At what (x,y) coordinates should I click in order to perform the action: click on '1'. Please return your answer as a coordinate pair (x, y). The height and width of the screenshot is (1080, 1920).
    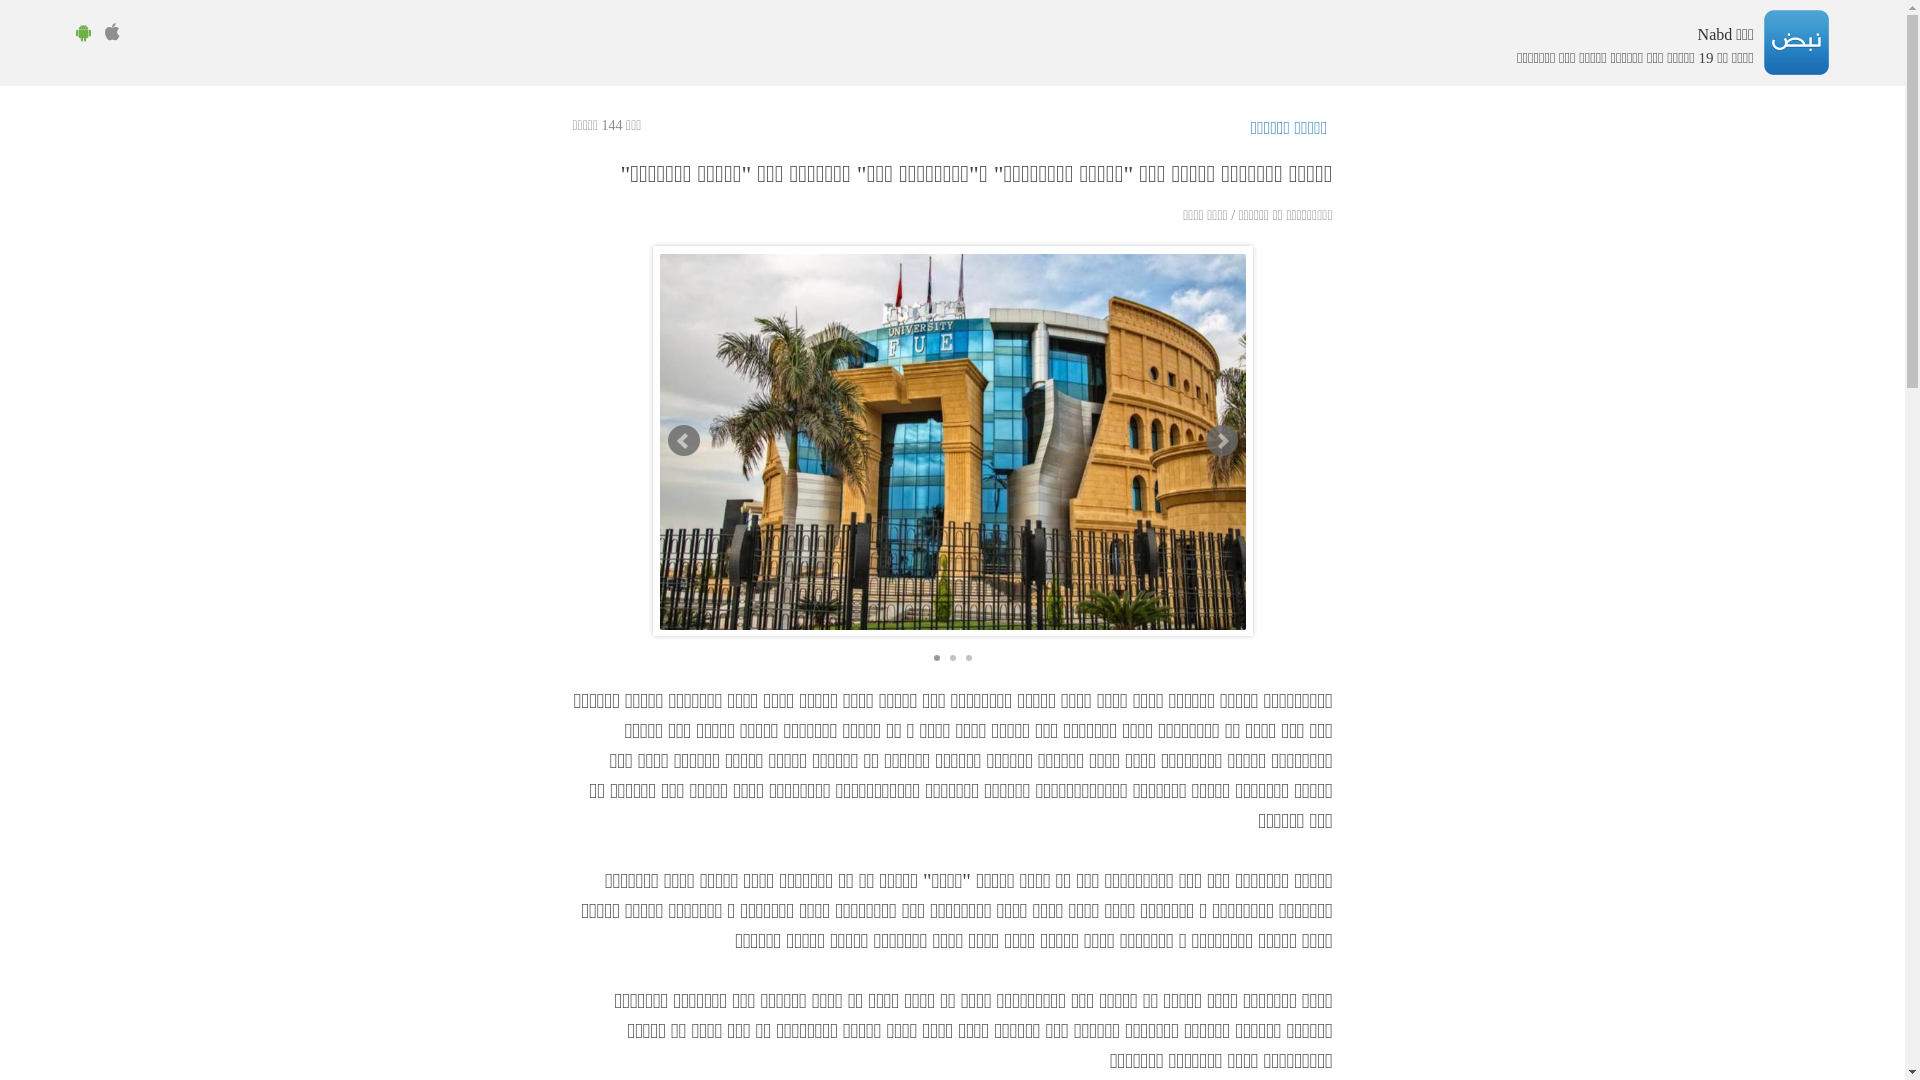
    Looking at the image, I should click on (935, 658).